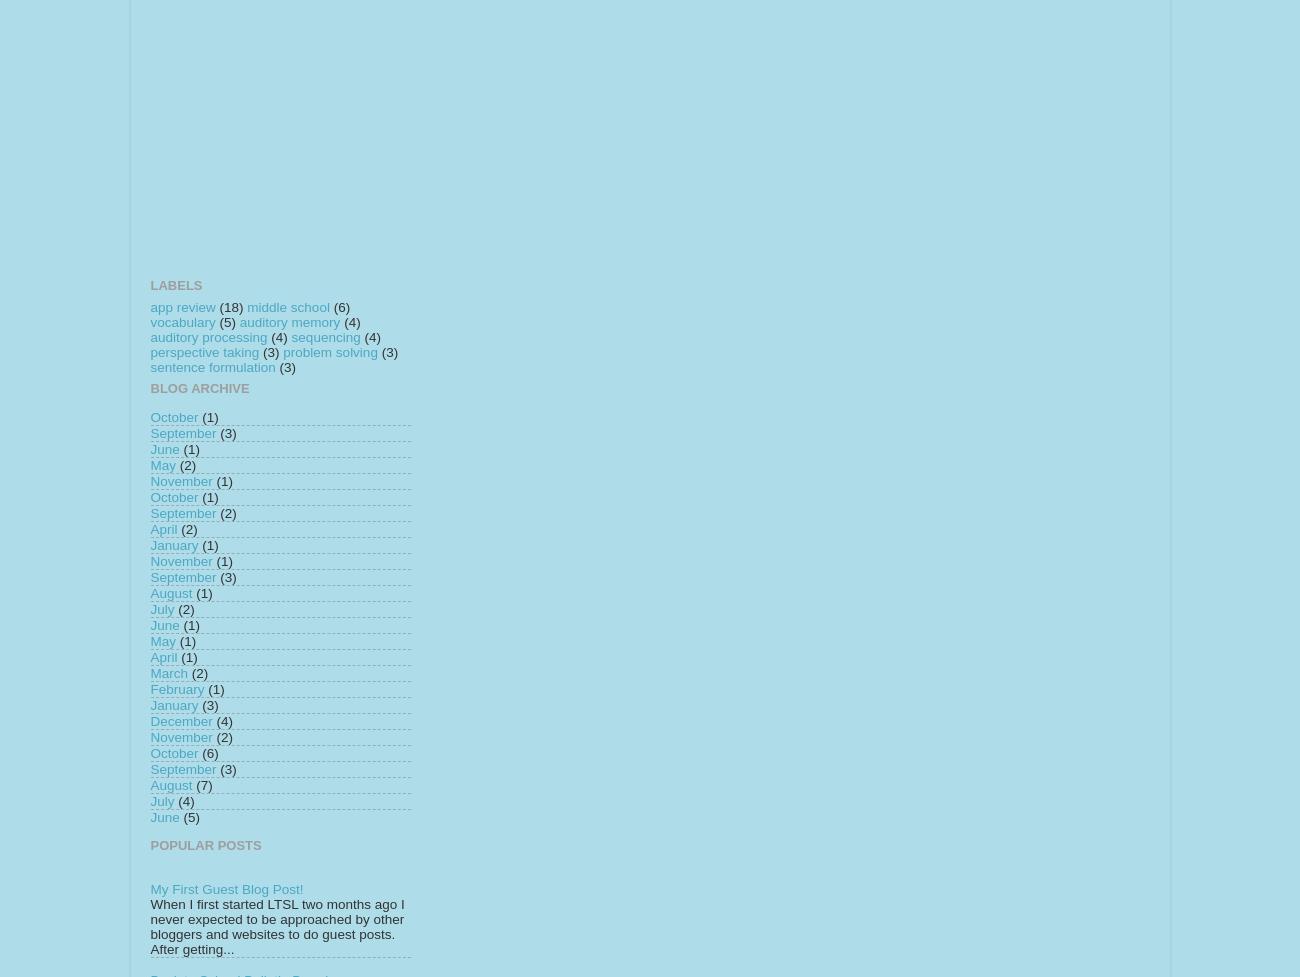  Describe the element at coordinates (149, 388) in the screenshot. I see `'Blog Archive'` at that location.